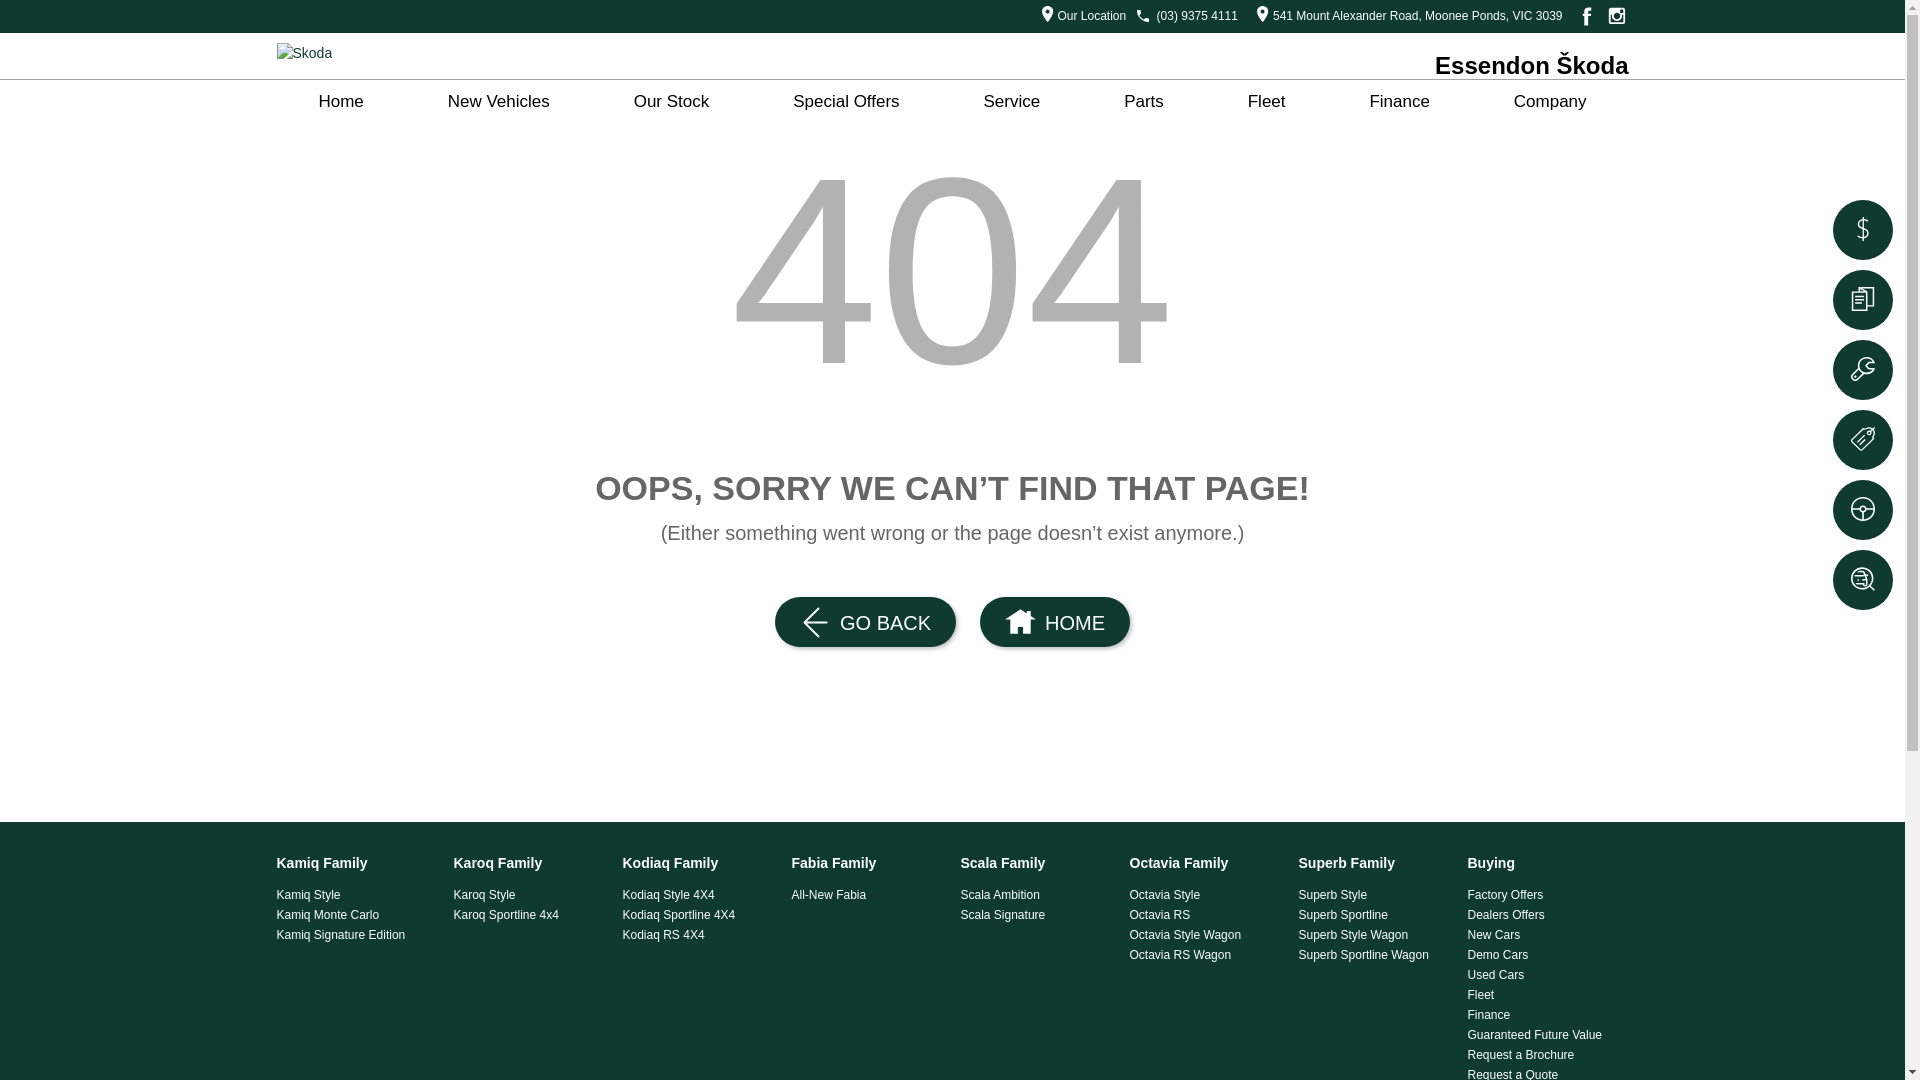  I want to click on 'Our Location', so click(1077, 15).